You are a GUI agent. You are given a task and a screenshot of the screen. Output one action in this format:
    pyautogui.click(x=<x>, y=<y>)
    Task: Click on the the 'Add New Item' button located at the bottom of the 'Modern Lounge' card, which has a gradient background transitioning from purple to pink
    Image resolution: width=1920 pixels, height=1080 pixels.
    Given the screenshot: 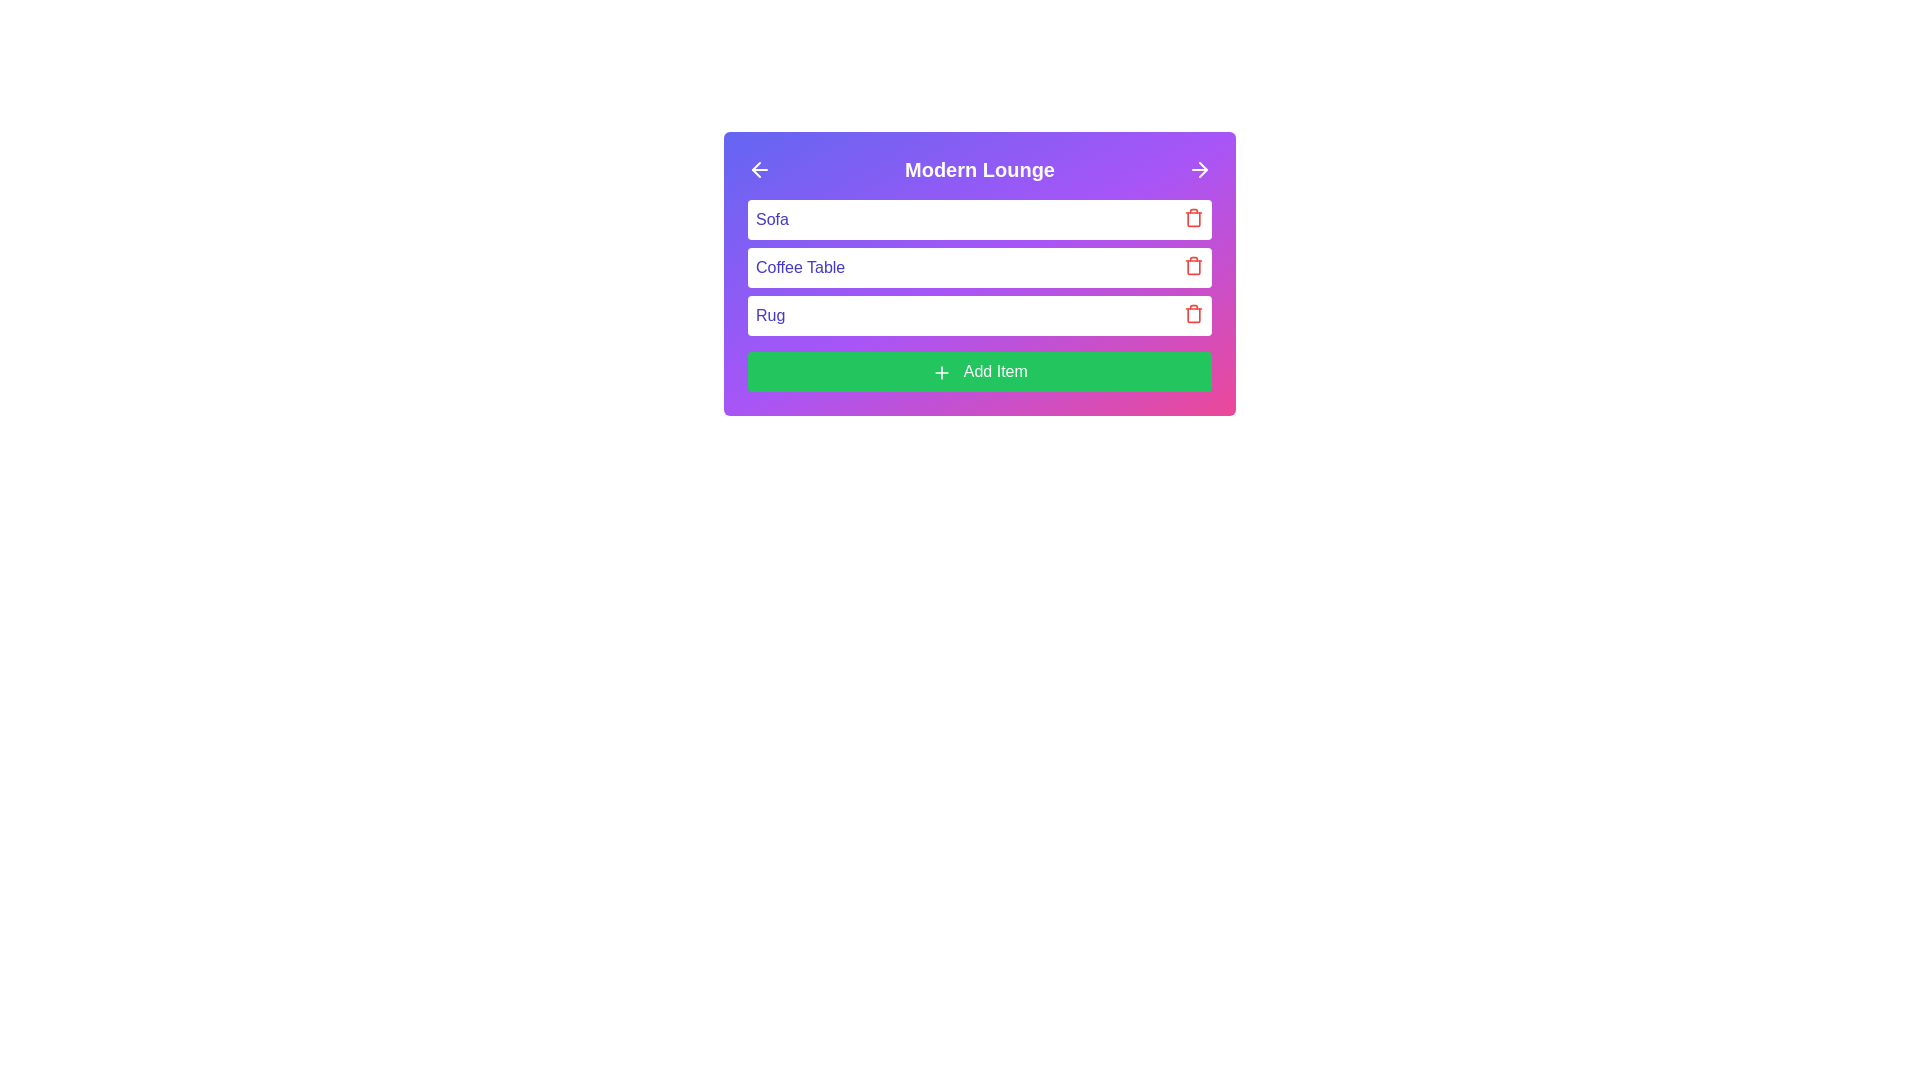 What is the action you would take?
    pyautogui.click(x=979, y=371)
    